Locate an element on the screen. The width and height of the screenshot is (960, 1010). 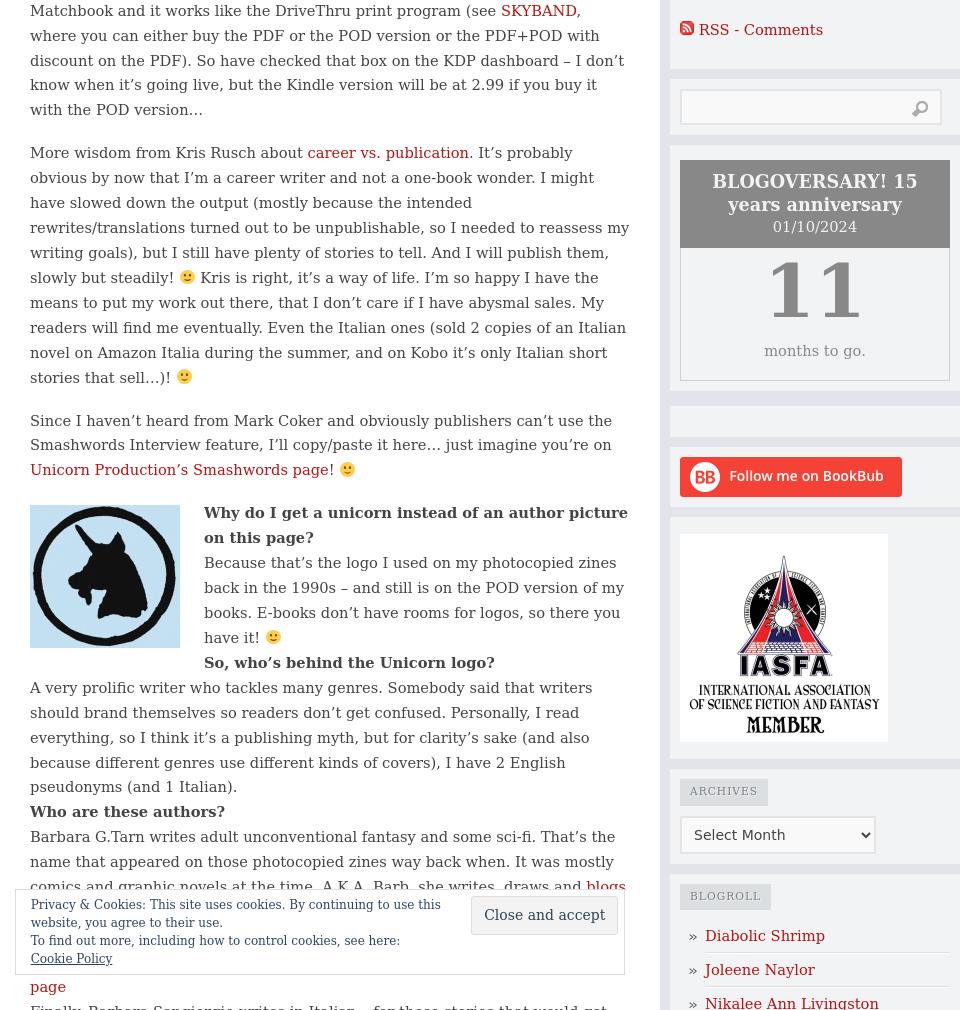
'Her web page' is located at coordinates (325, 973).